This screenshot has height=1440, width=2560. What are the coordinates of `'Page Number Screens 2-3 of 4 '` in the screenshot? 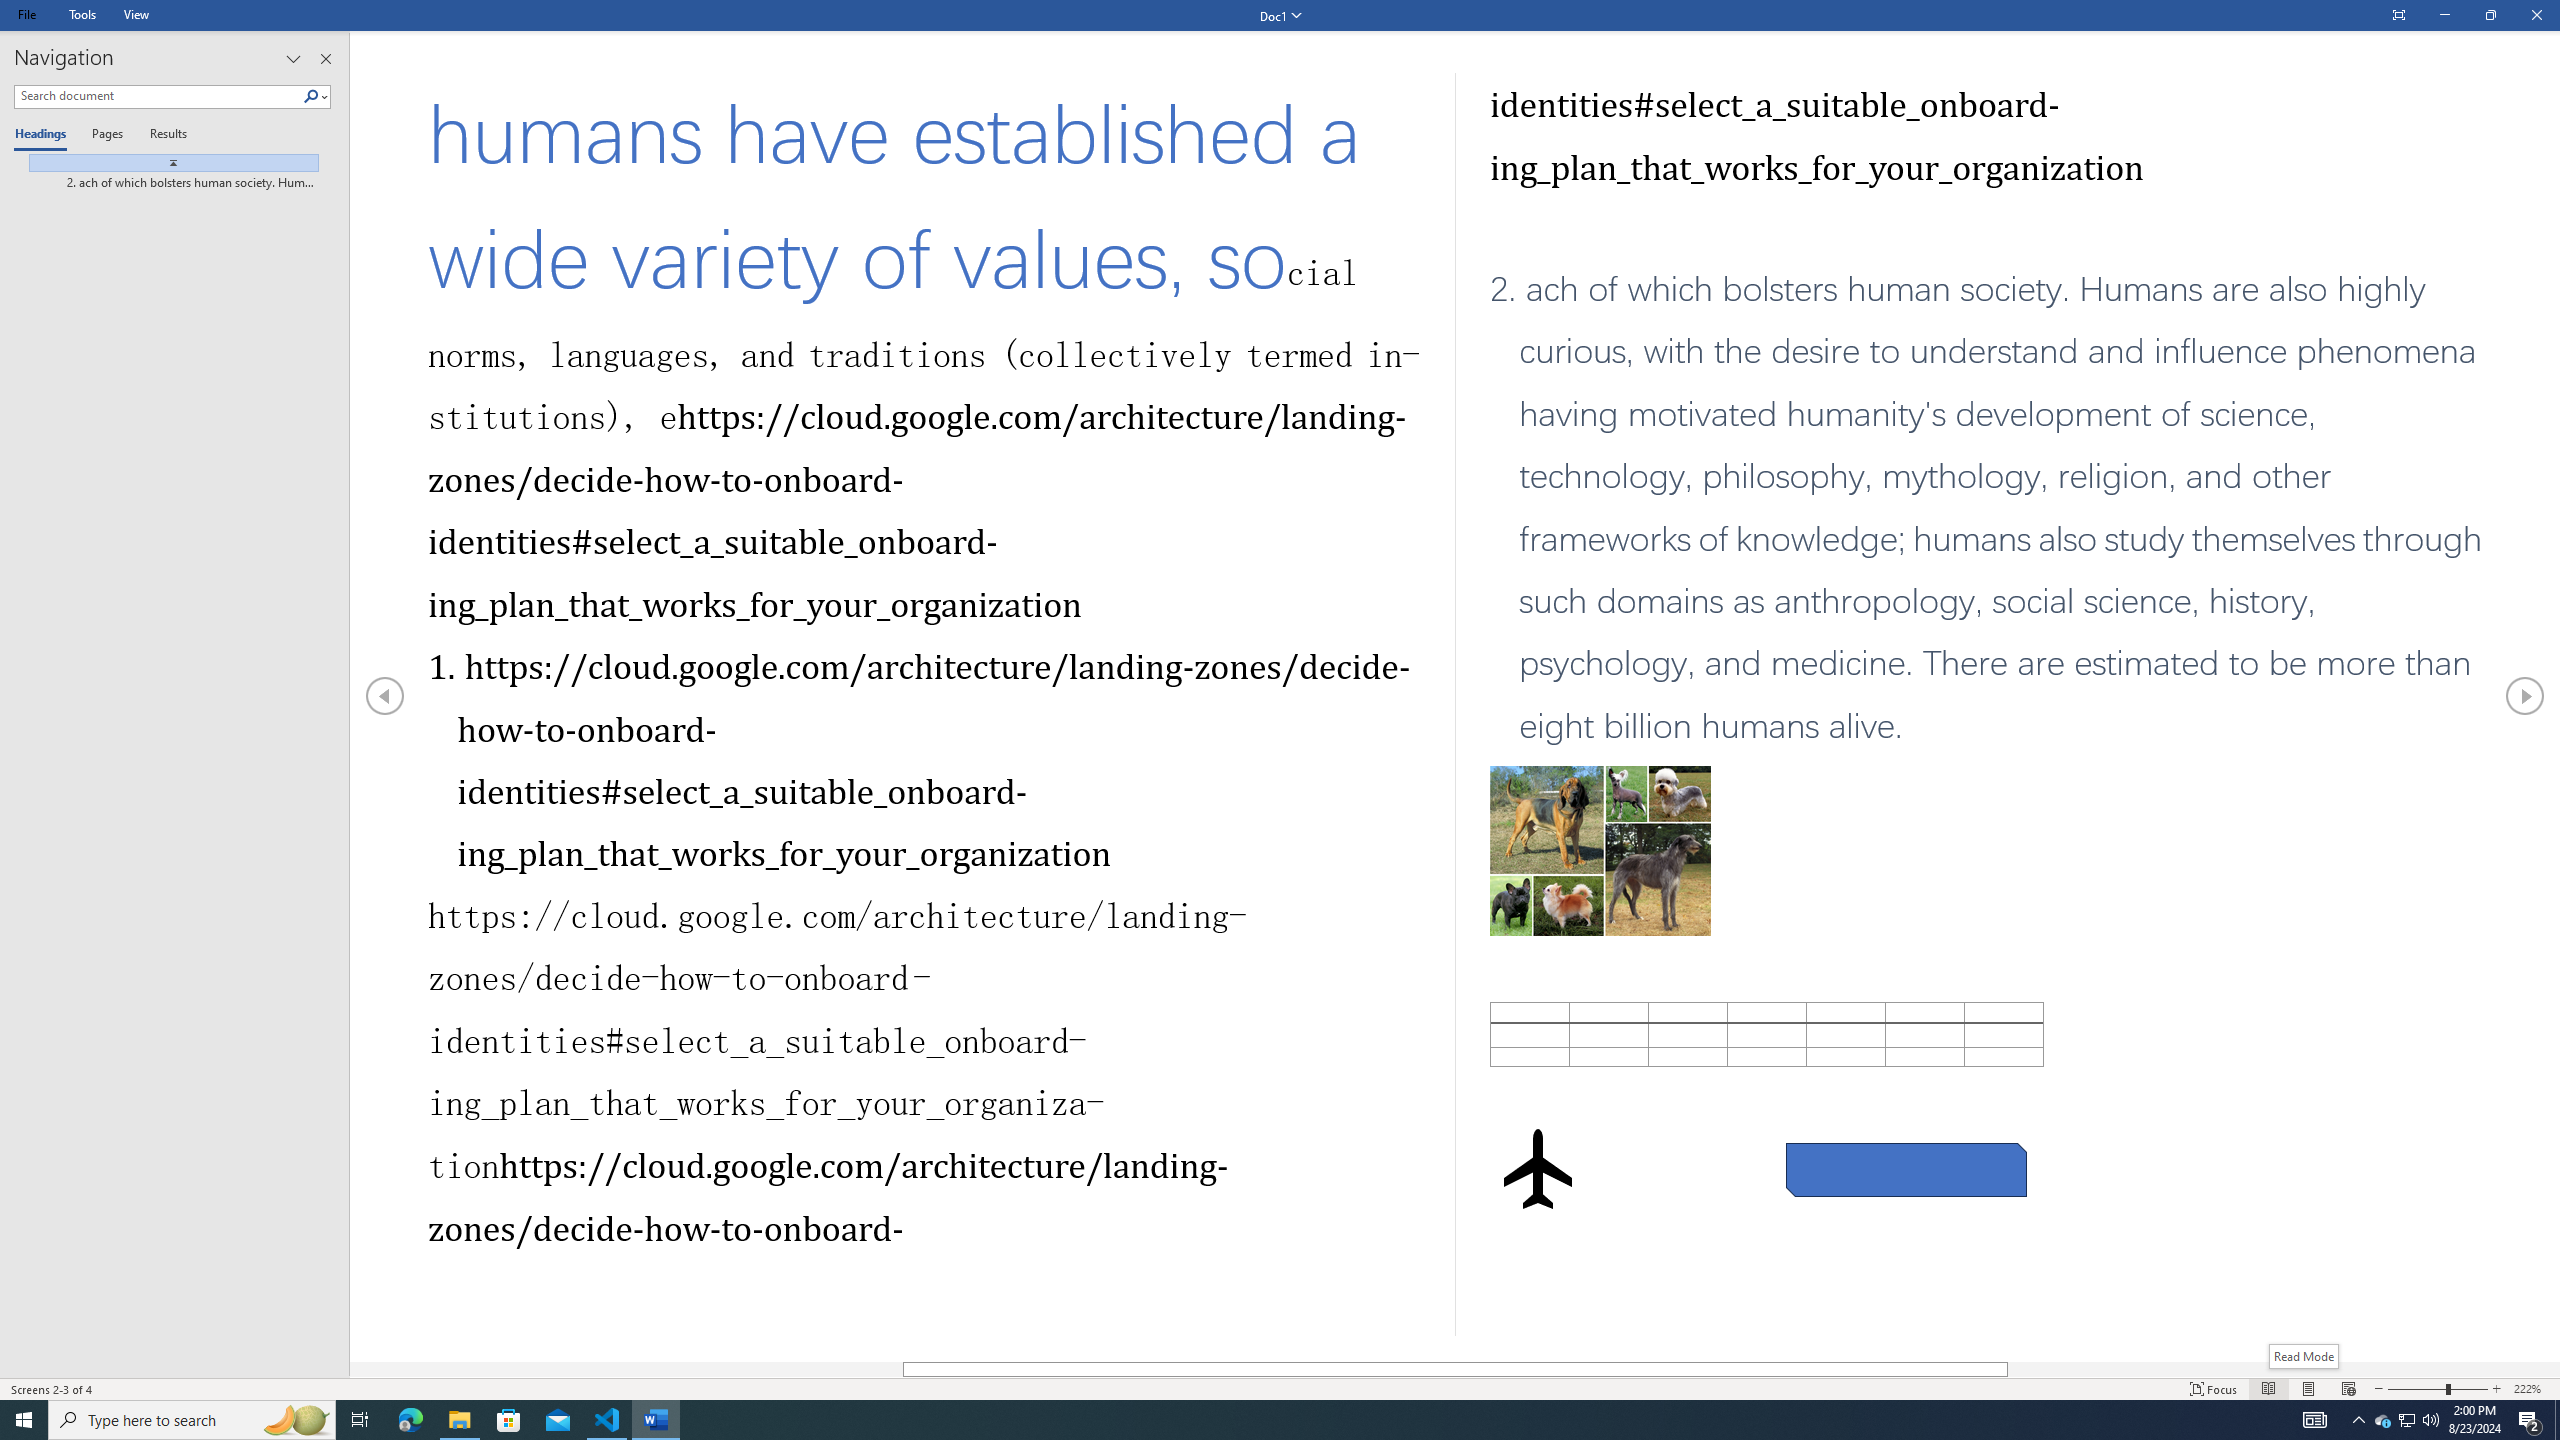 It's located at (52, 1389).